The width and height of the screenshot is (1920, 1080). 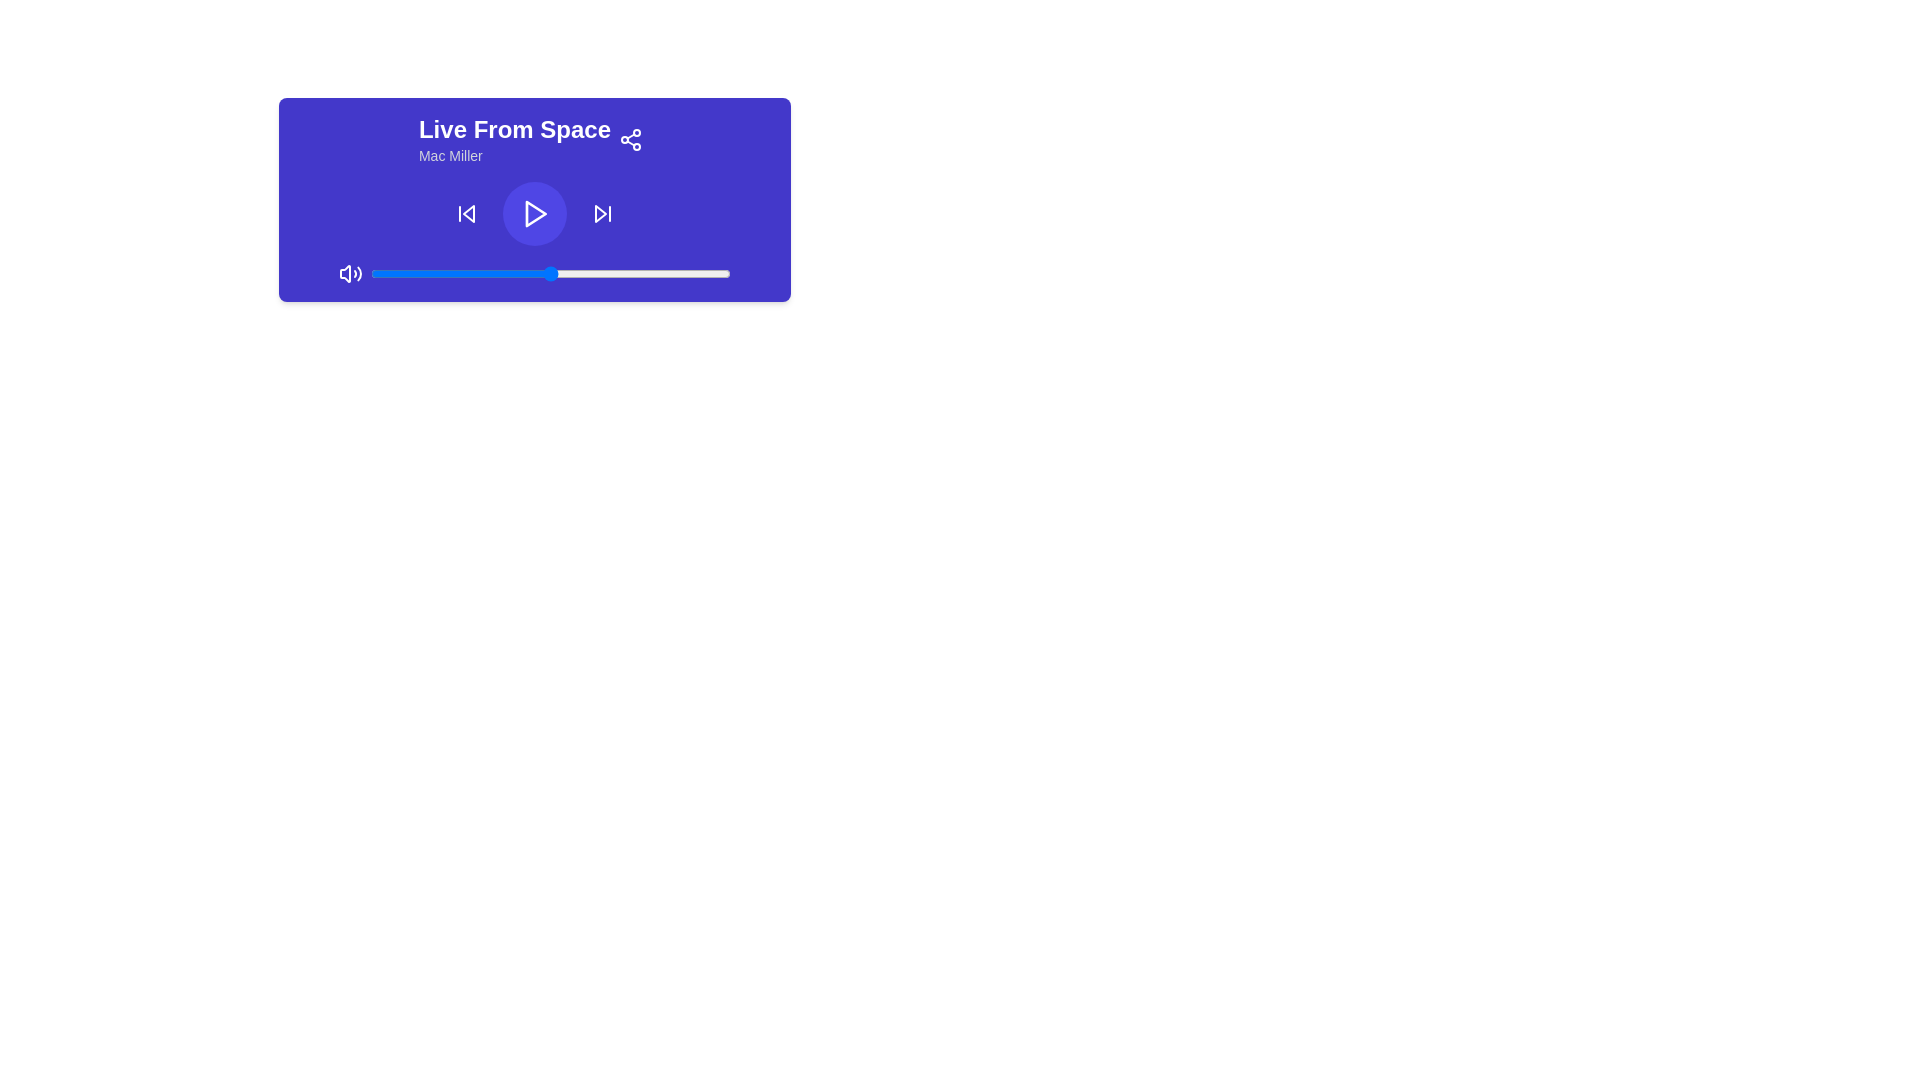 I want to click on the 'previous track' icon button located at the center-left of the media player interface to skip to the previous track, so click(x=465, y=213).